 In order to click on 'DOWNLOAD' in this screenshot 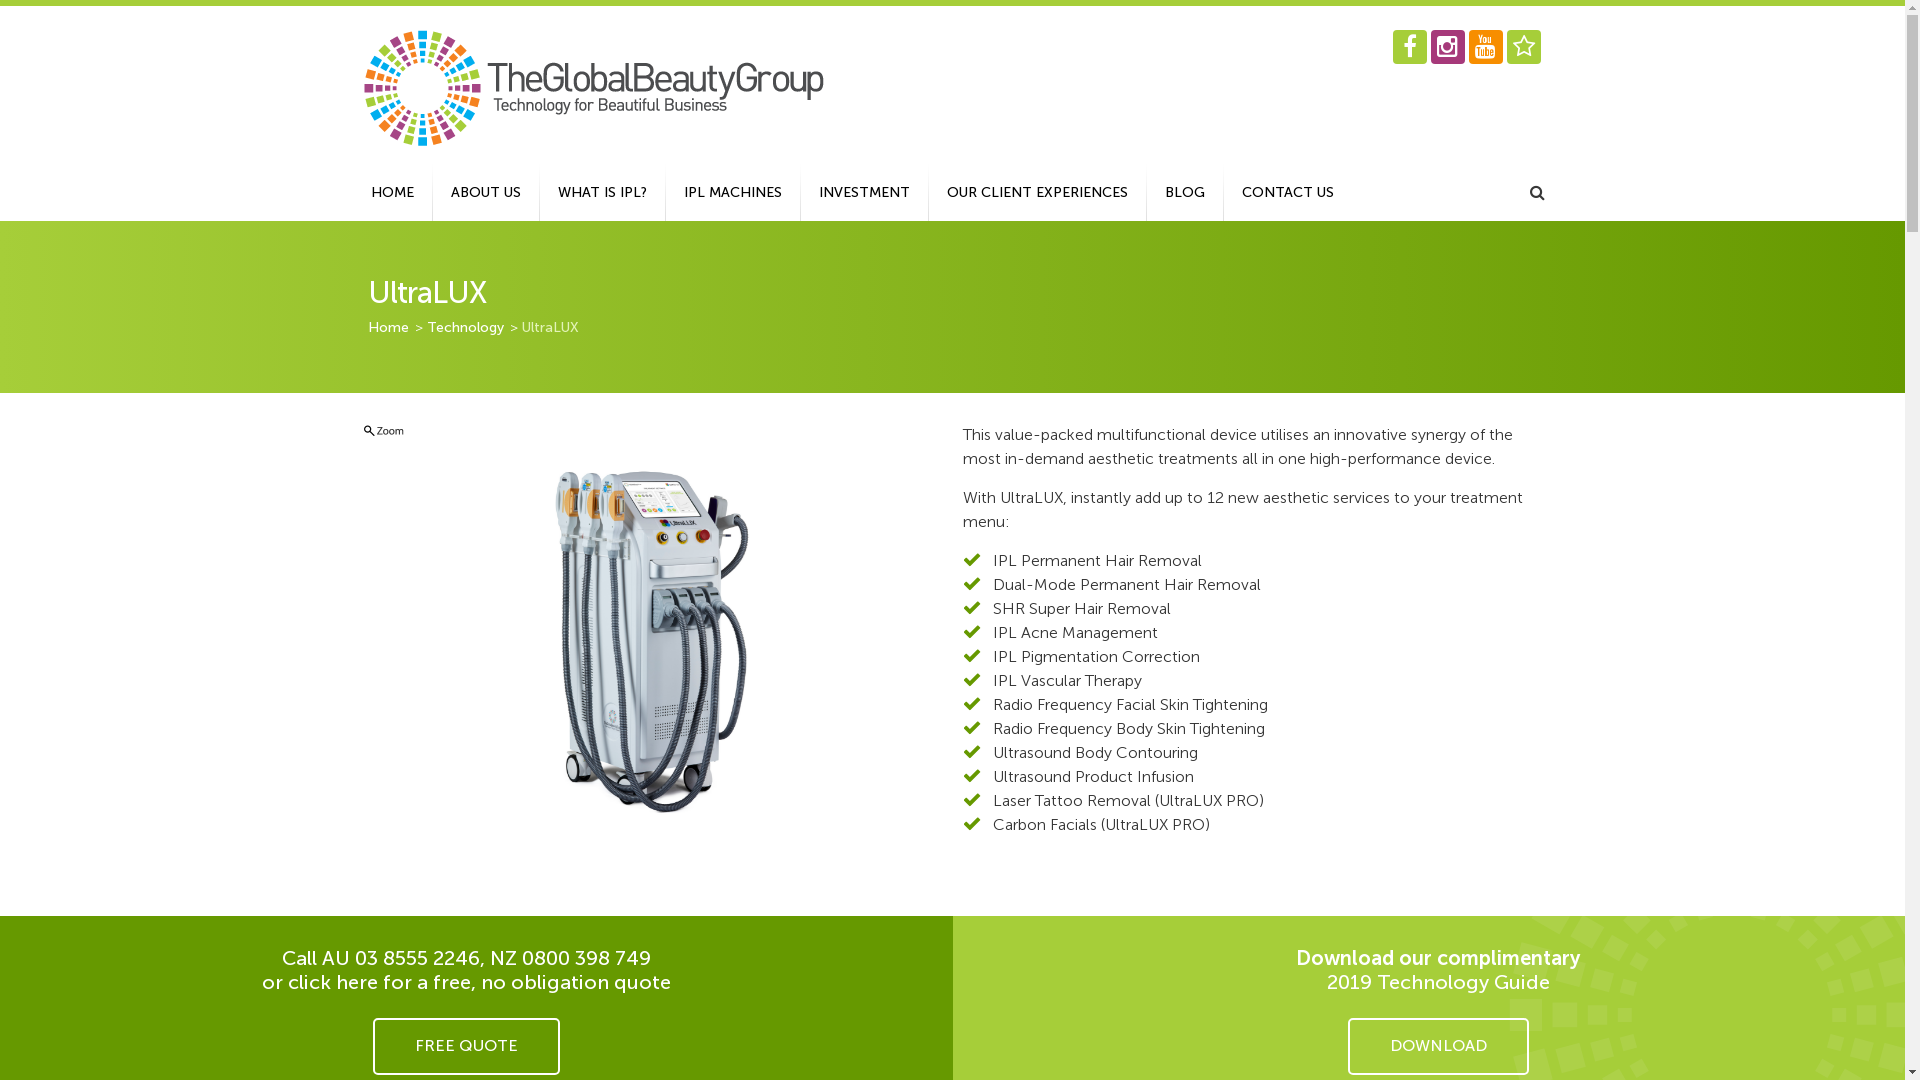, I will do `click(1437, 1045)`.